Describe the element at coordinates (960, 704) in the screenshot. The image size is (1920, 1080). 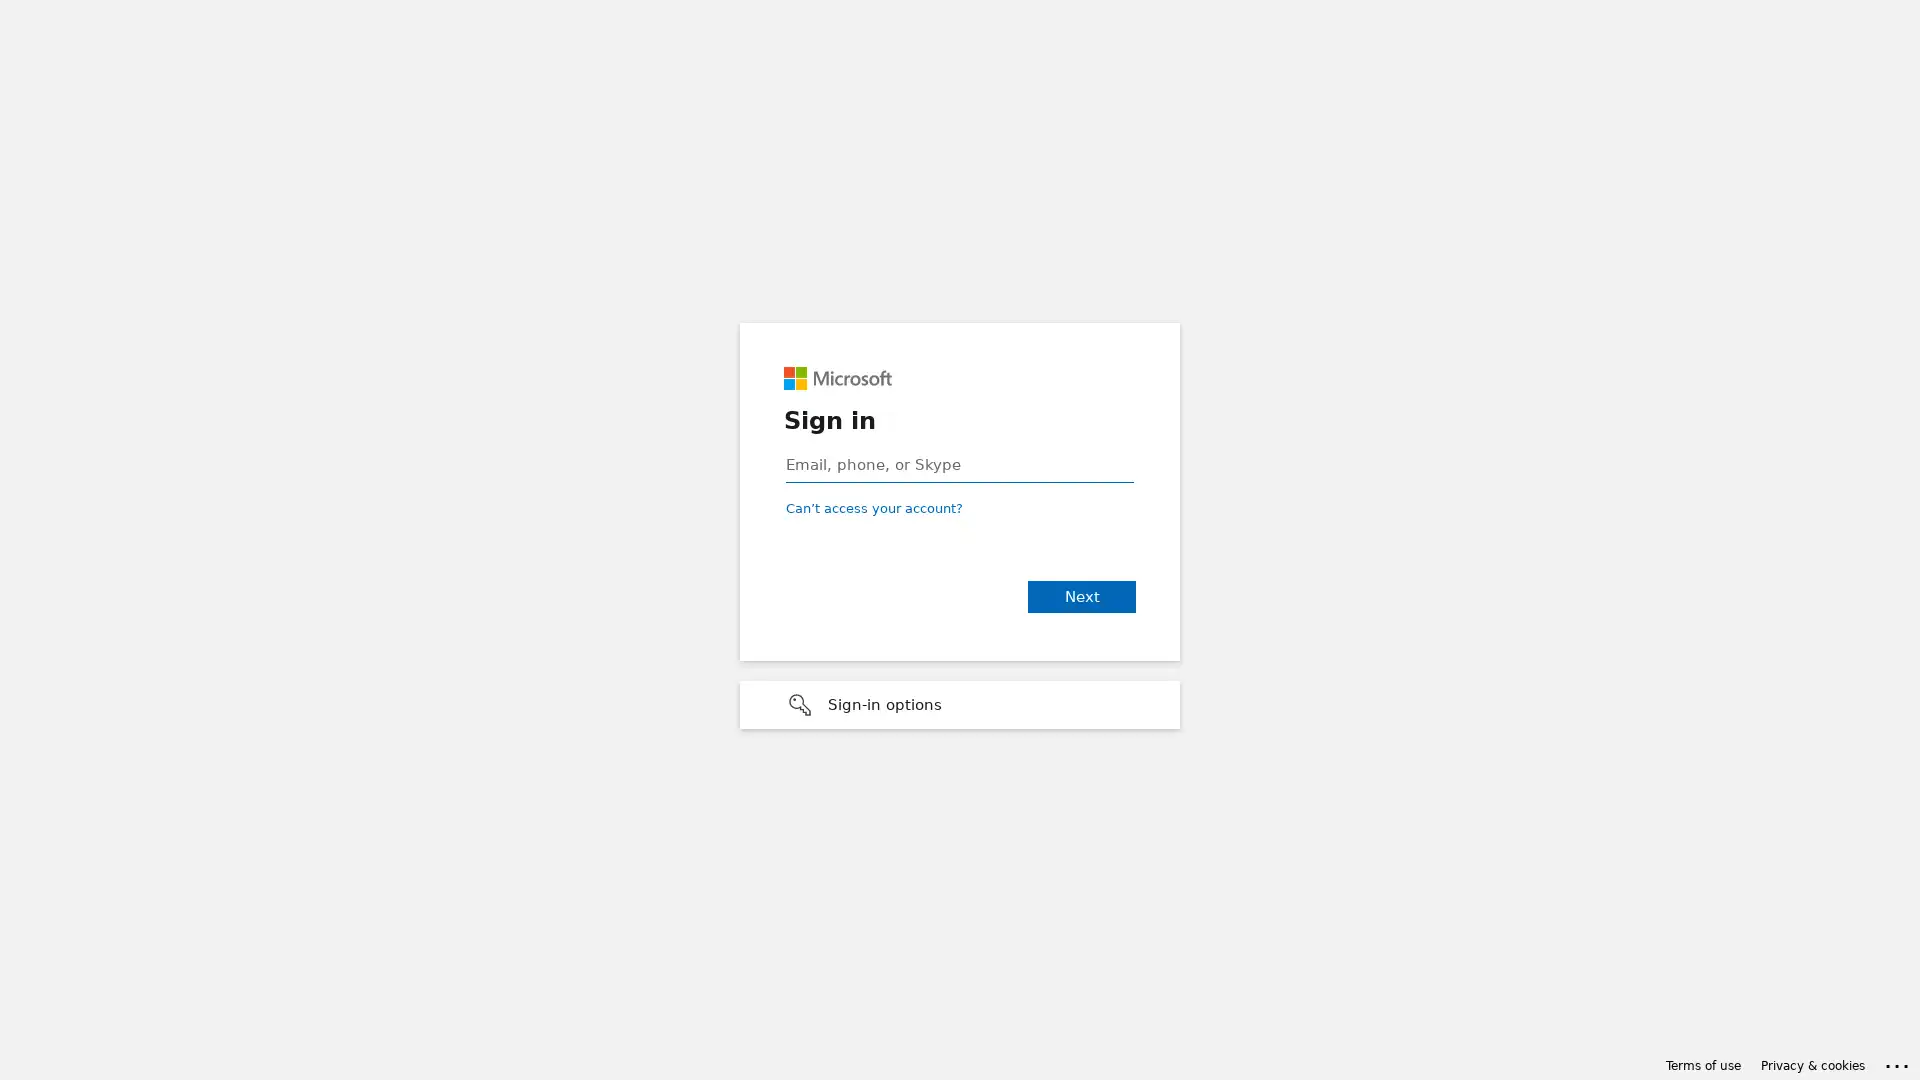
I see `Sign-in options` at that location.